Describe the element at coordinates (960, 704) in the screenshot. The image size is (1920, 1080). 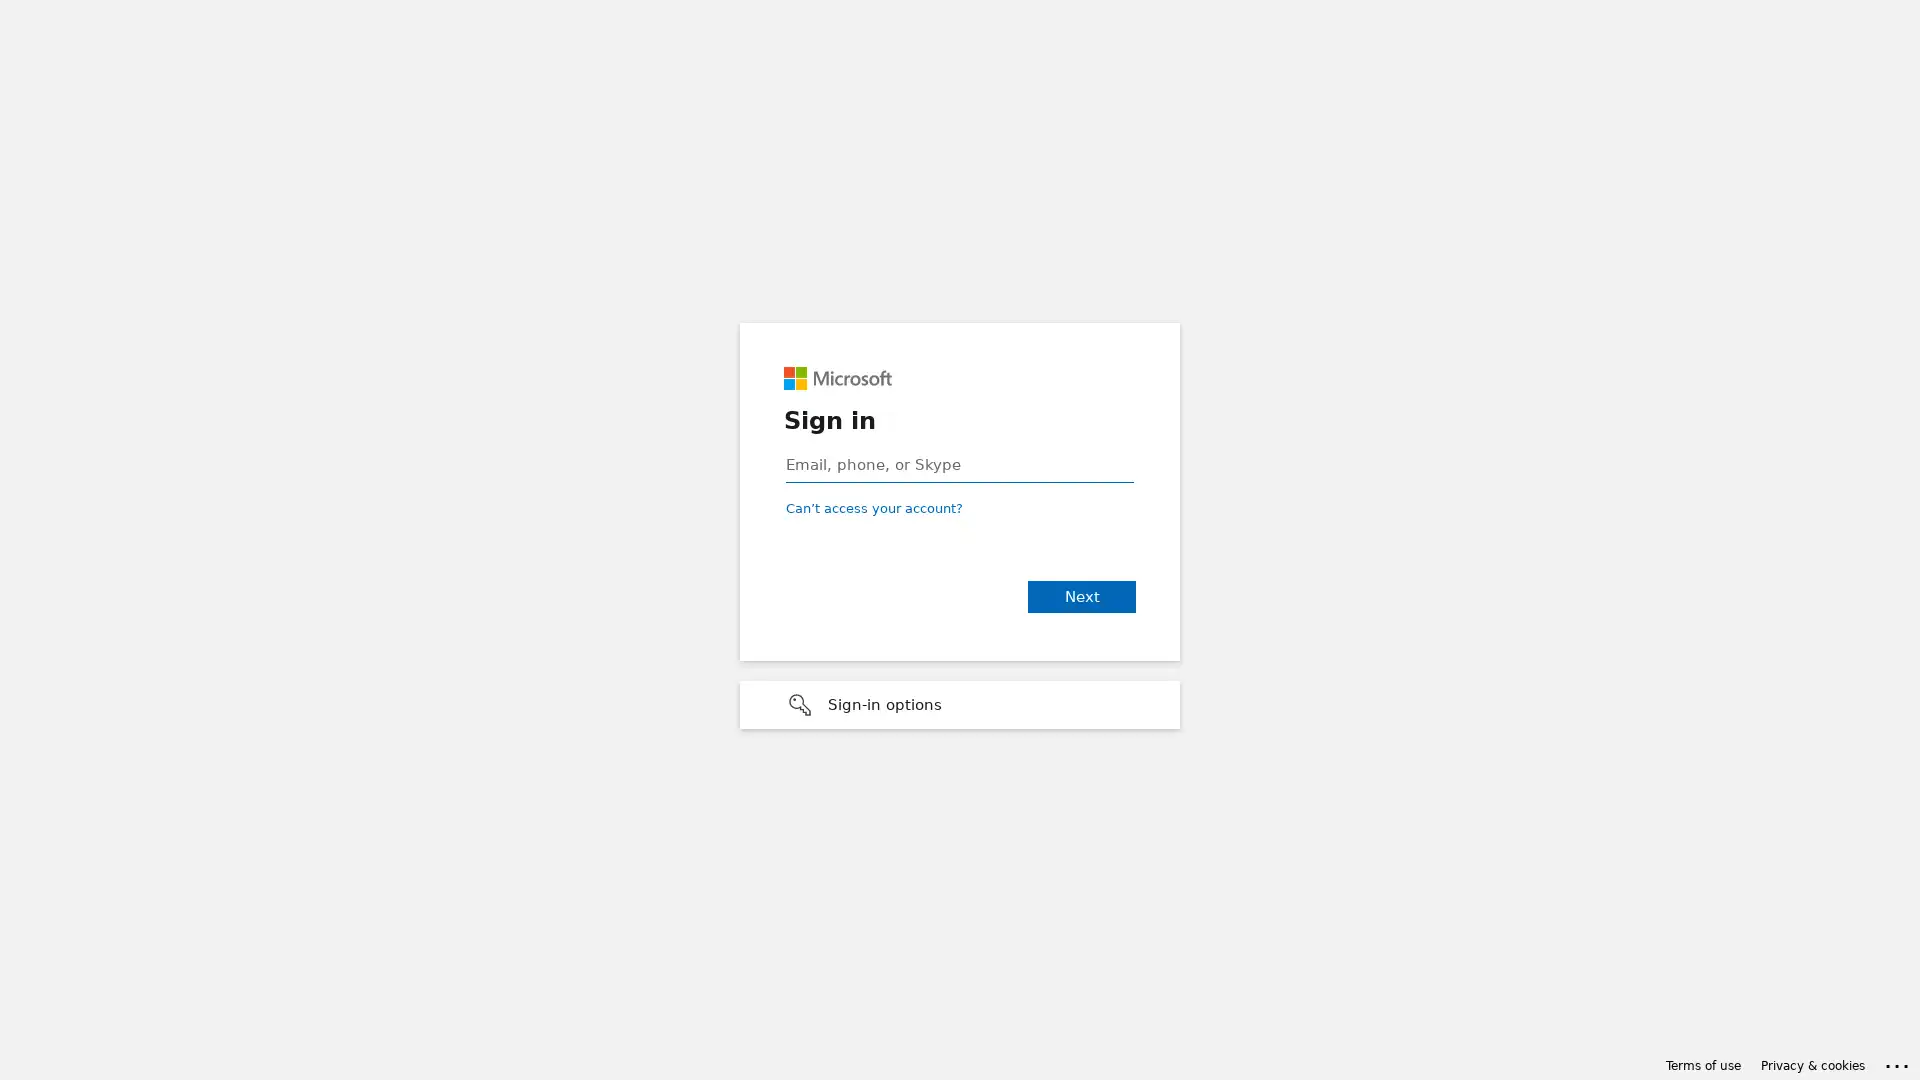
I see `Sign-in options` at that location.